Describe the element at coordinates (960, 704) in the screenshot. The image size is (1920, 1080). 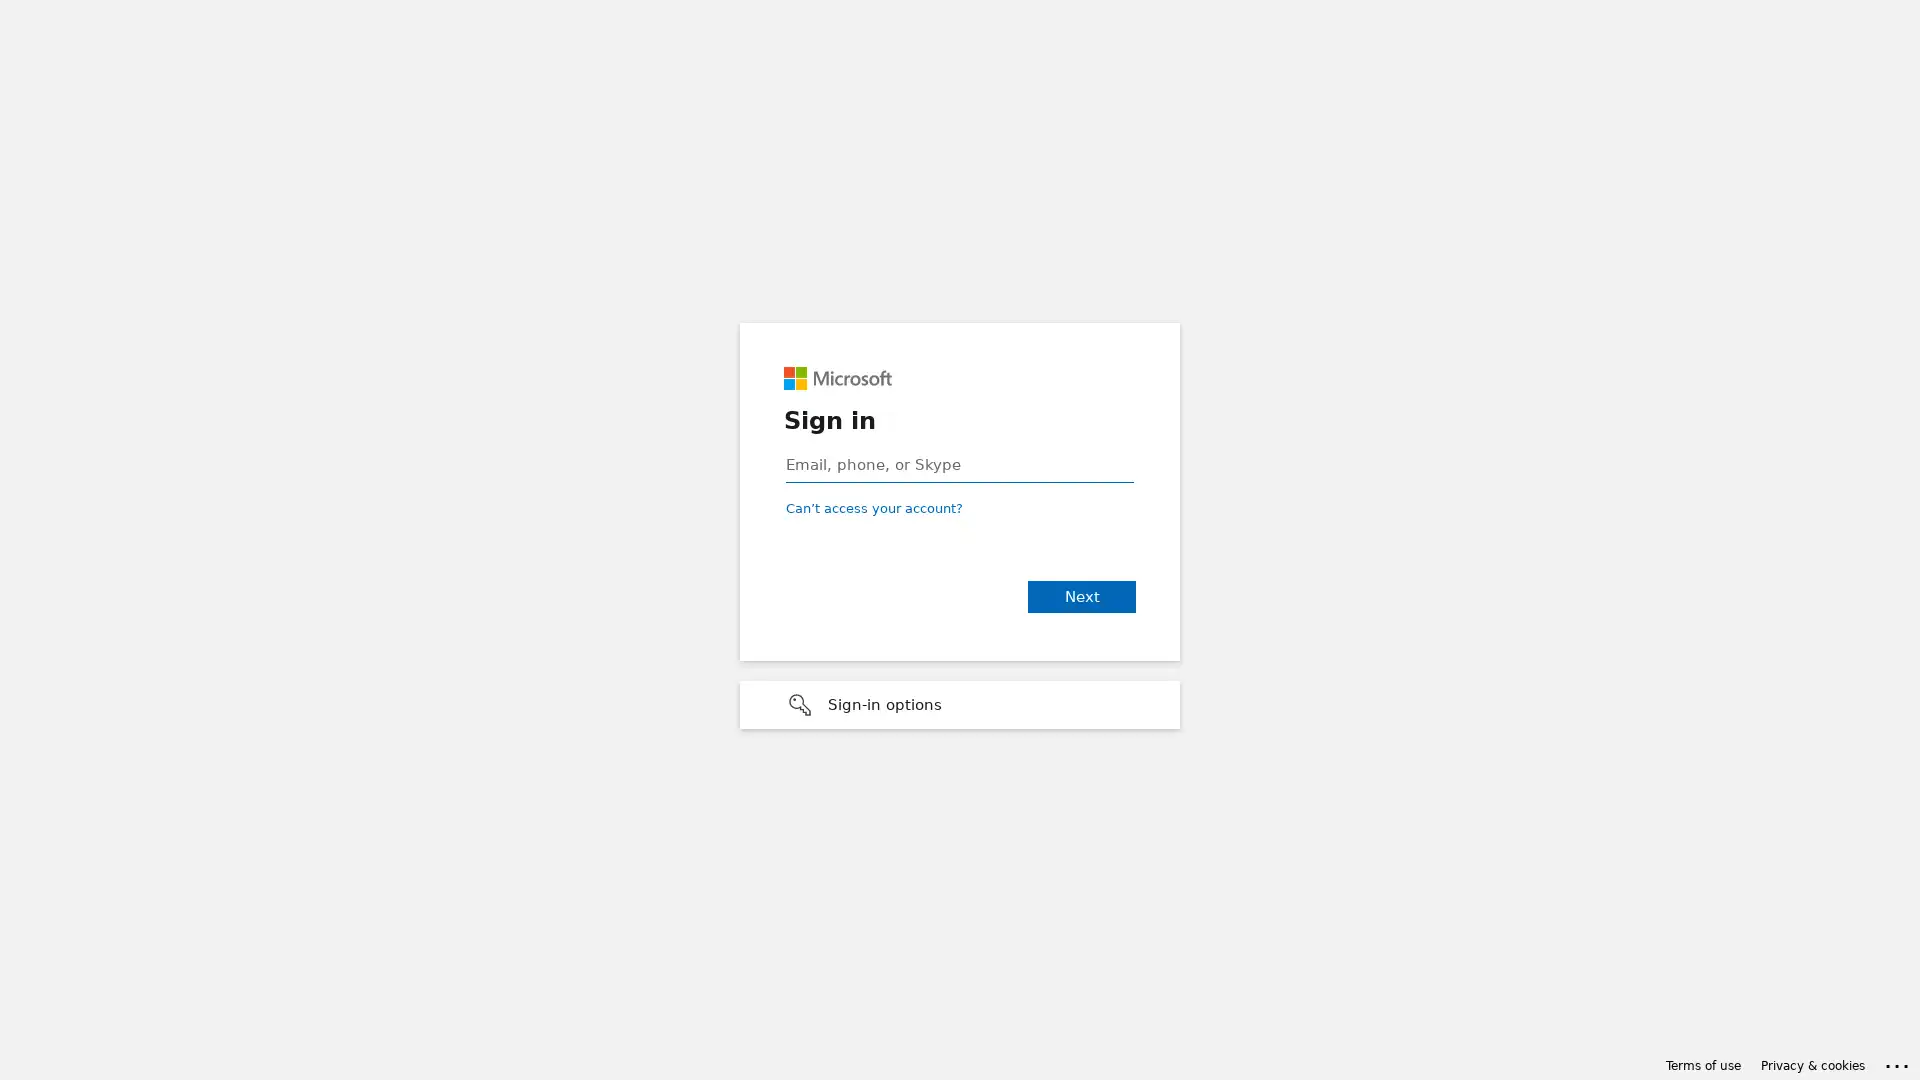
I see `Sign-in options` at that location.